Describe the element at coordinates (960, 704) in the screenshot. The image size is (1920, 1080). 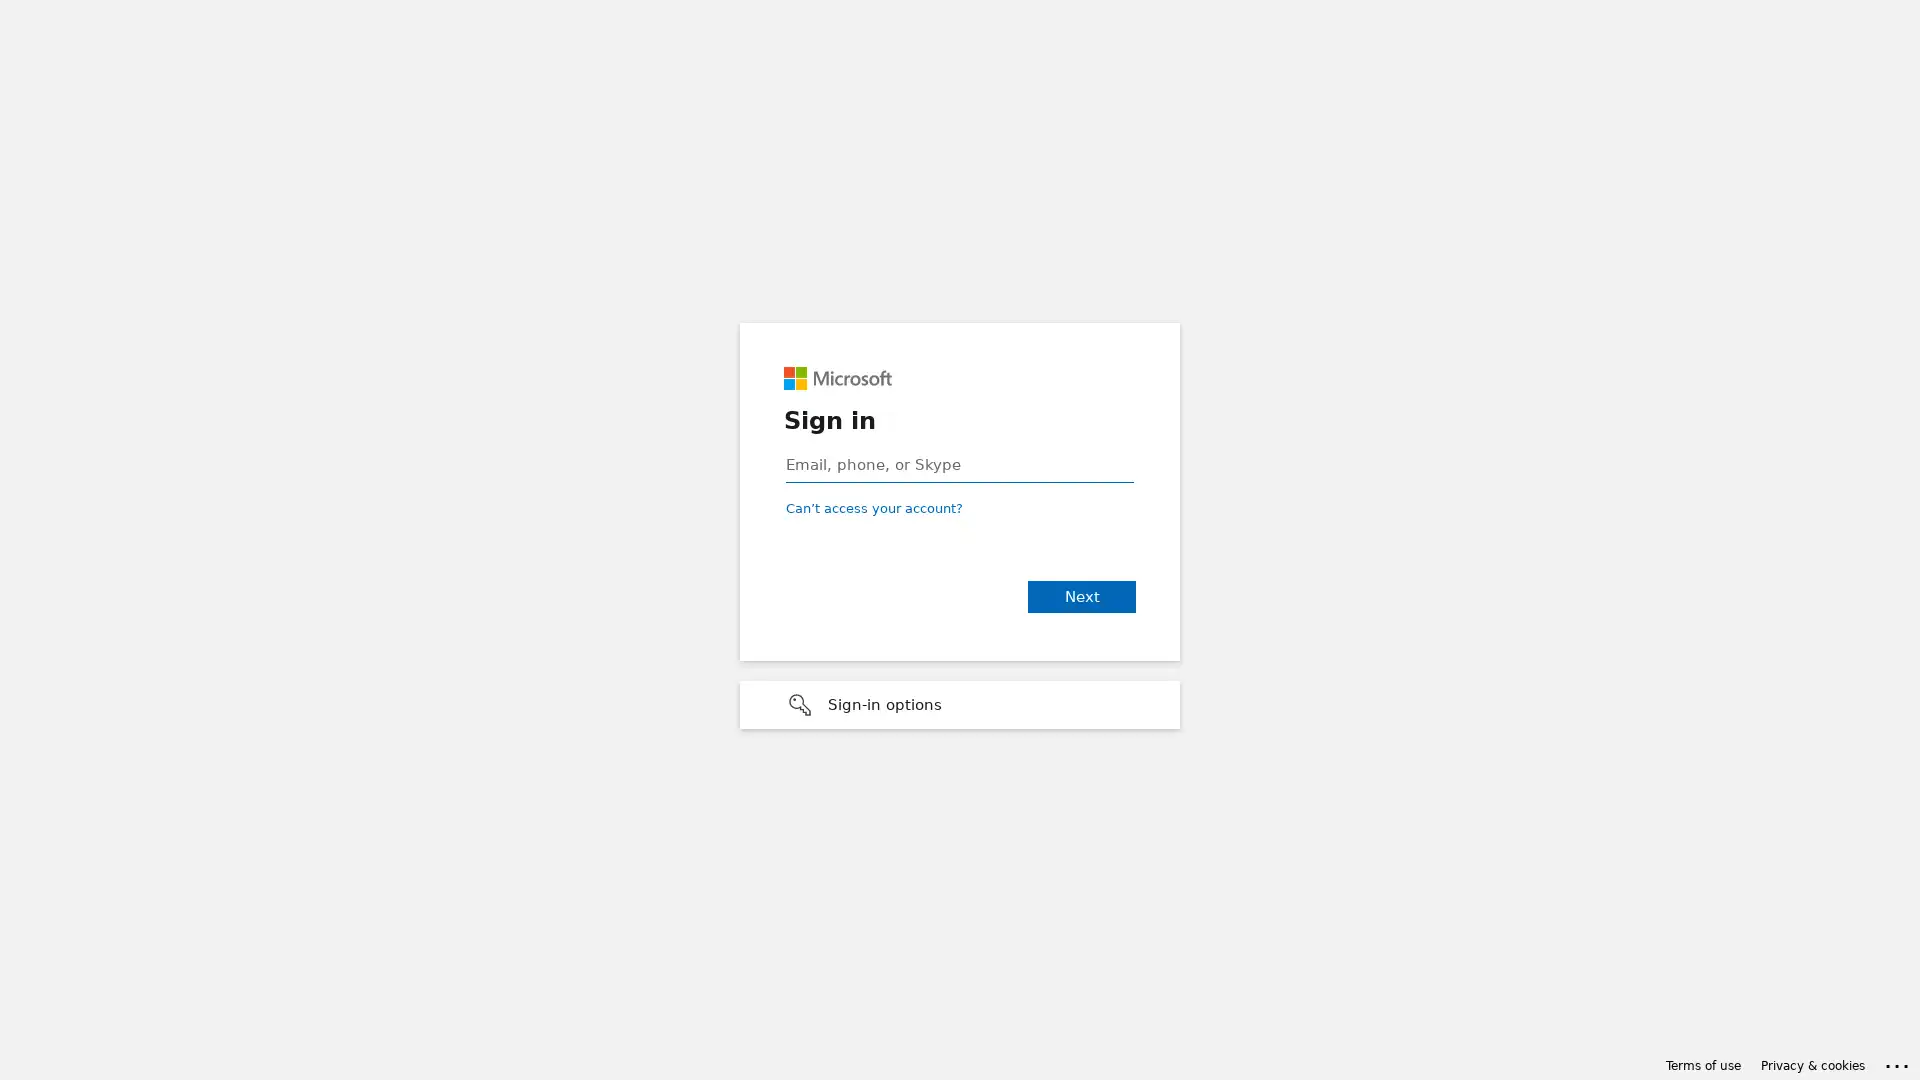
I see `Sign-in options` at that location.